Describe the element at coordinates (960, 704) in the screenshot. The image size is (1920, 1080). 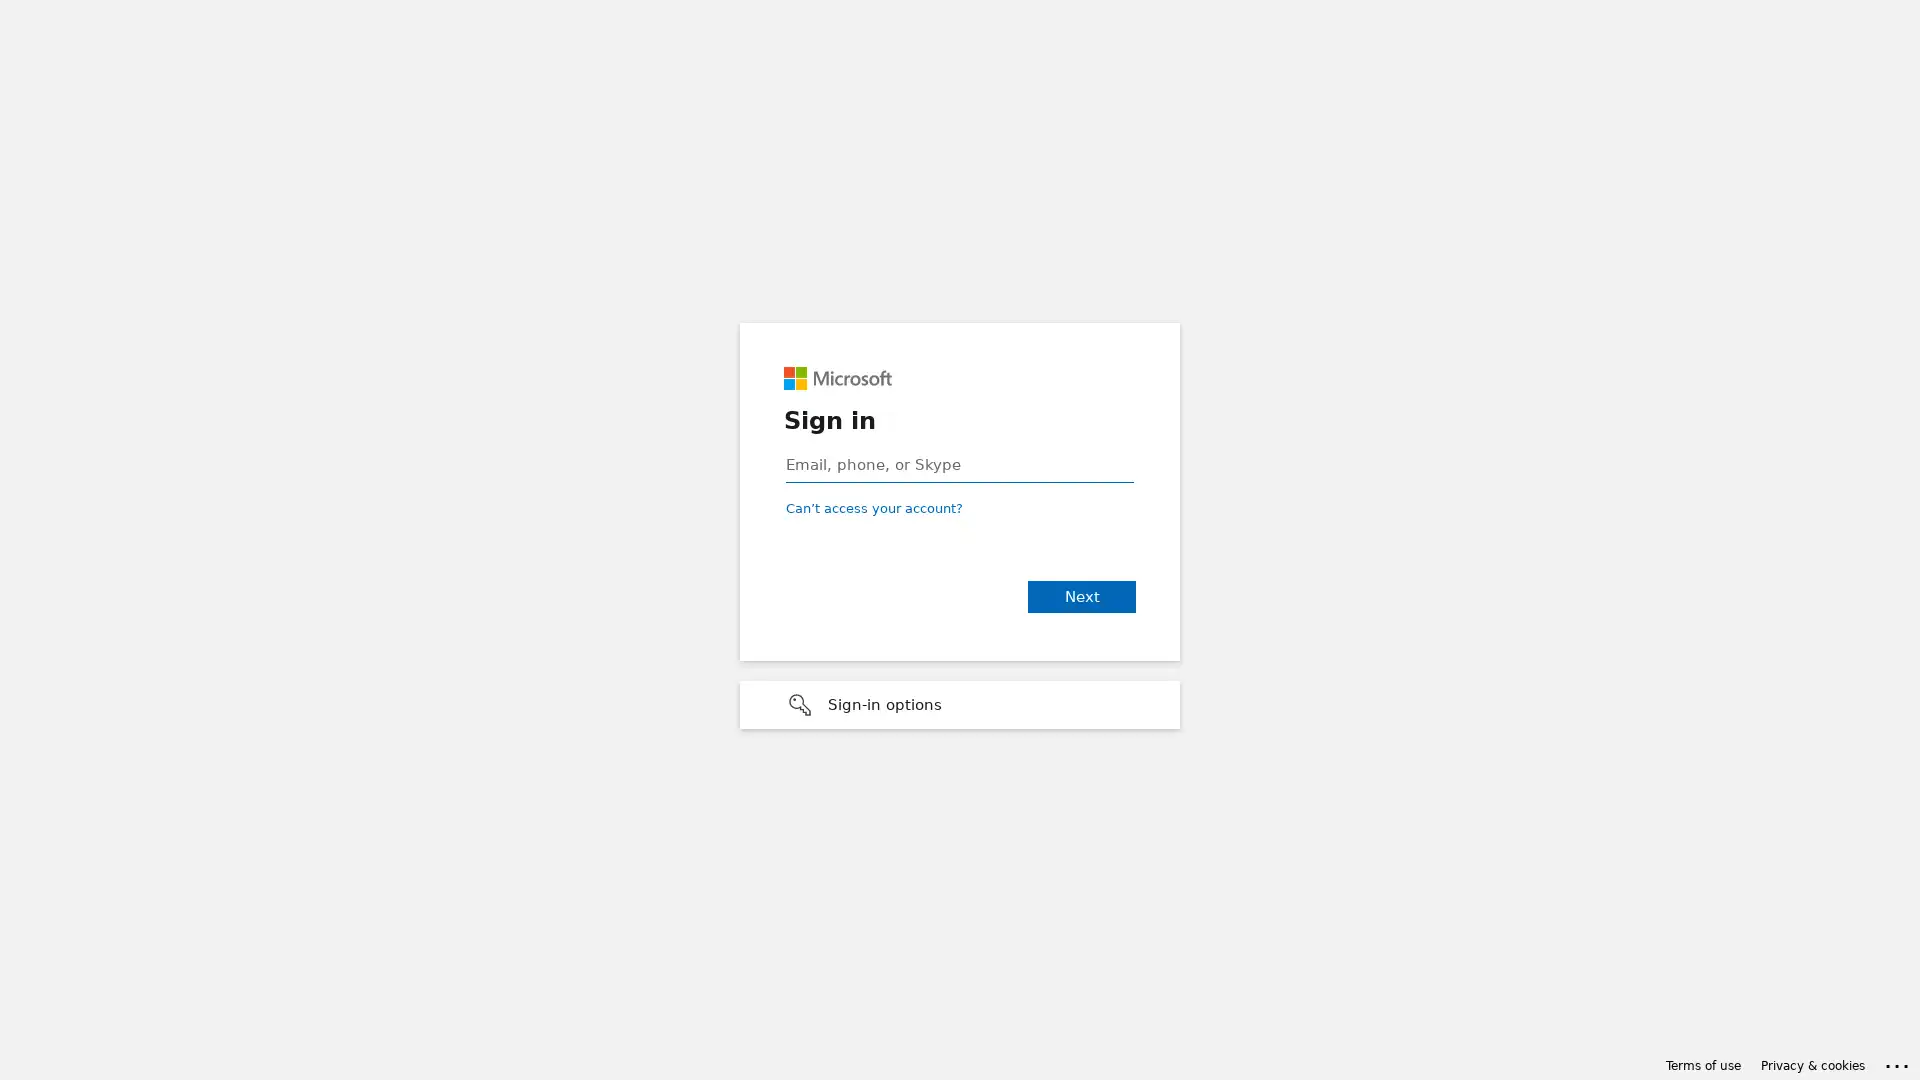
I see `Sign-in options` at that location.